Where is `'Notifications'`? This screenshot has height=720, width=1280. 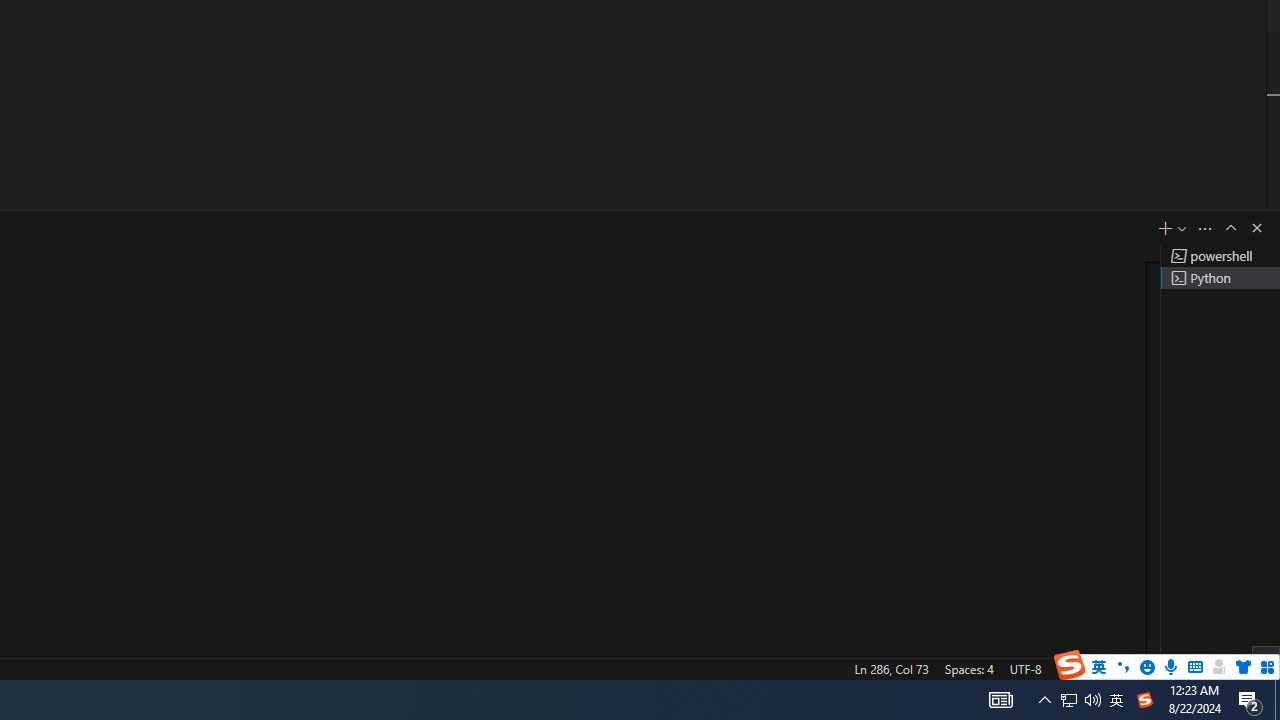 'Notifications' is located at coordinates (1256, 668).